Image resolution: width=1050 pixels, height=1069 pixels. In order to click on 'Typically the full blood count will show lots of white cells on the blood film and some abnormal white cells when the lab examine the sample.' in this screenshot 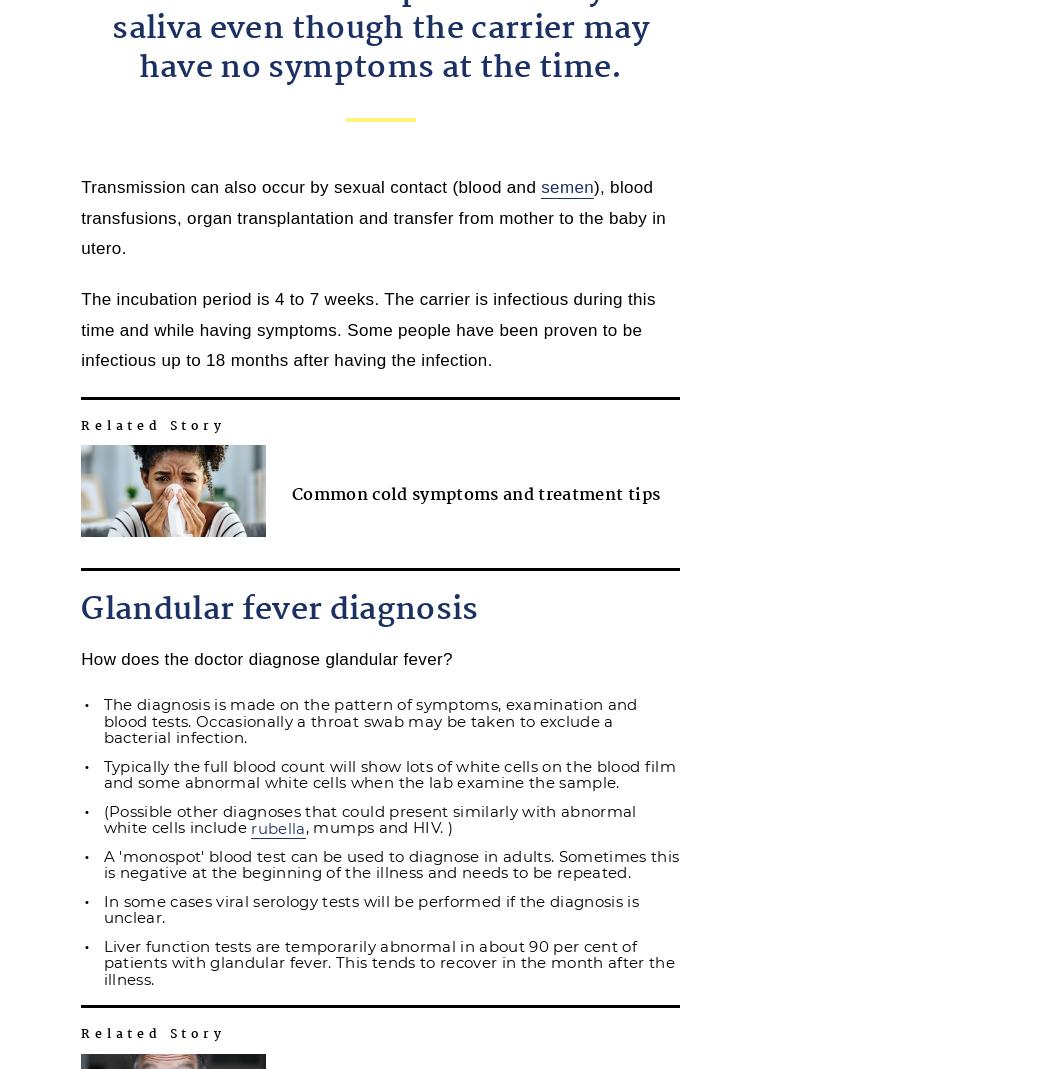, I will do `click(389, 773)`.